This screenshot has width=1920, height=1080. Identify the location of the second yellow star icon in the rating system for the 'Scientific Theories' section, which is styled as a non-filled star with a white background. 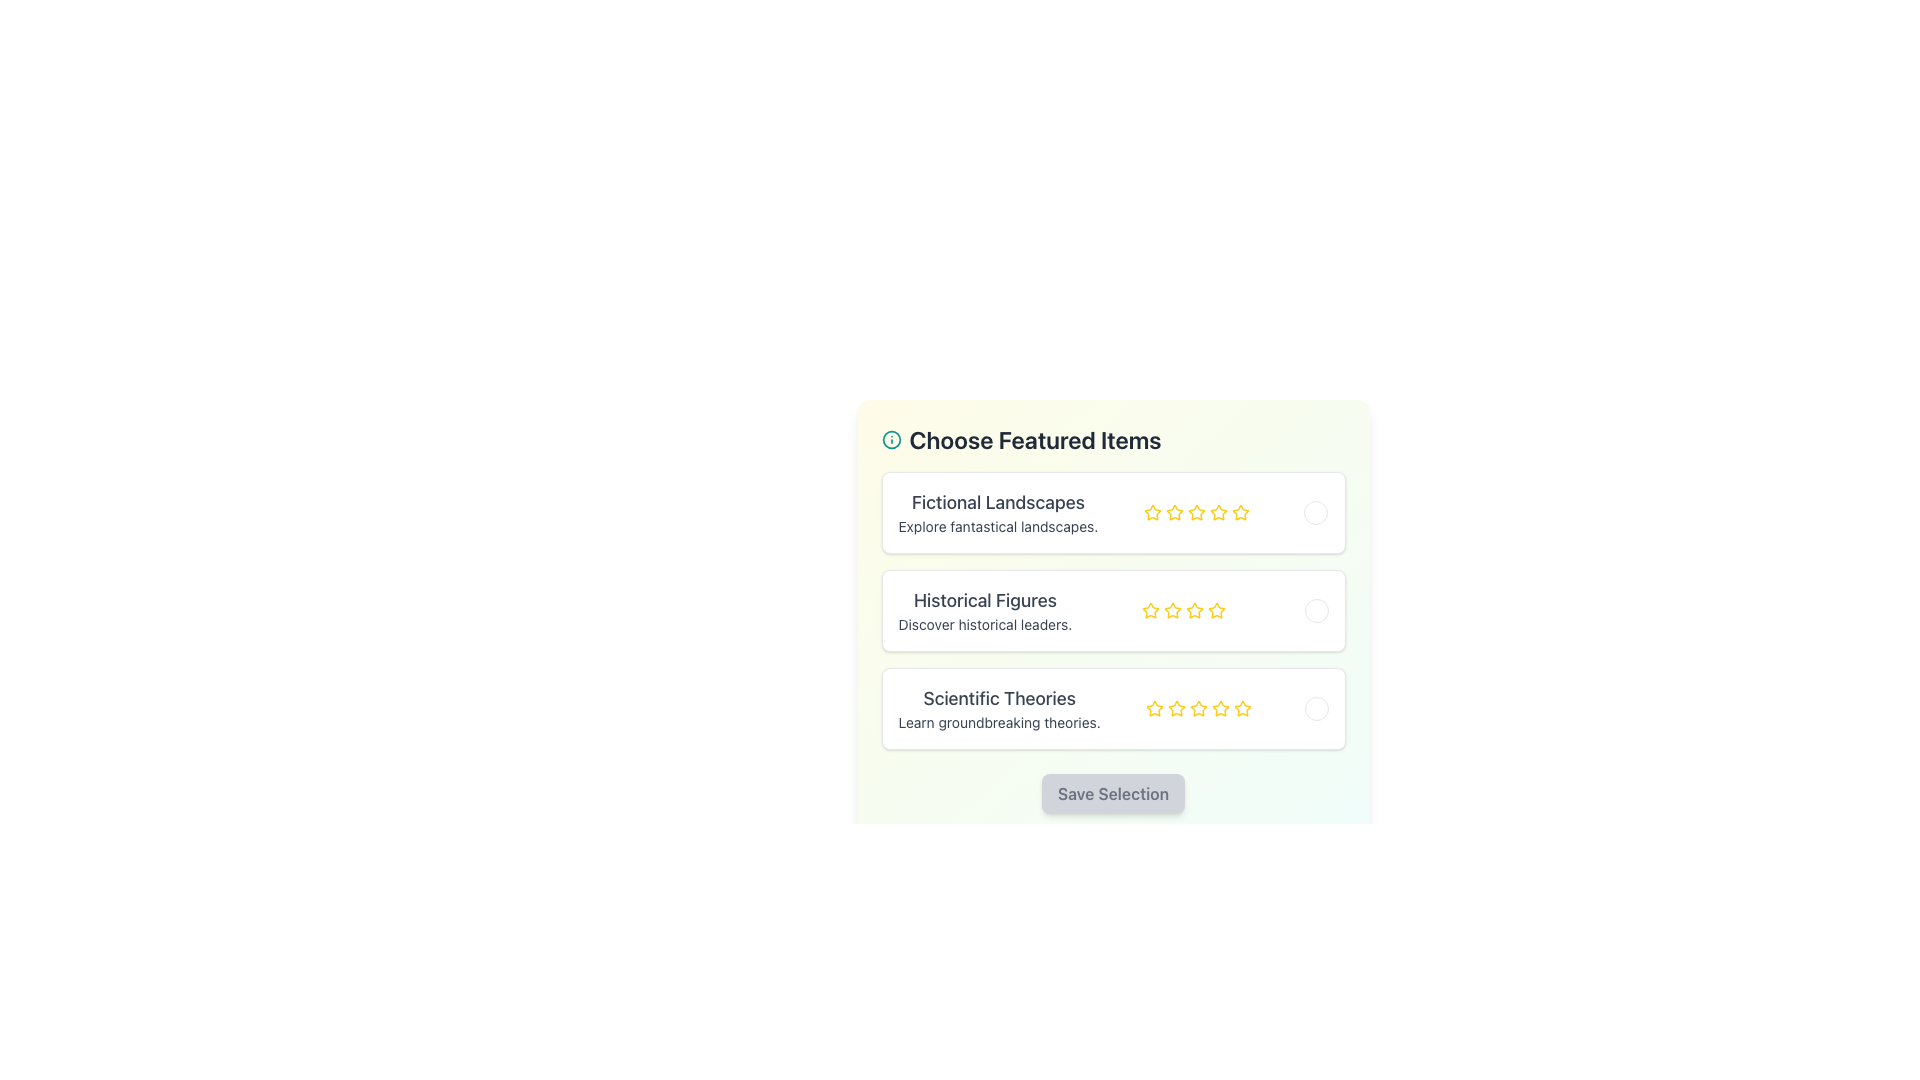
(1176, 708).